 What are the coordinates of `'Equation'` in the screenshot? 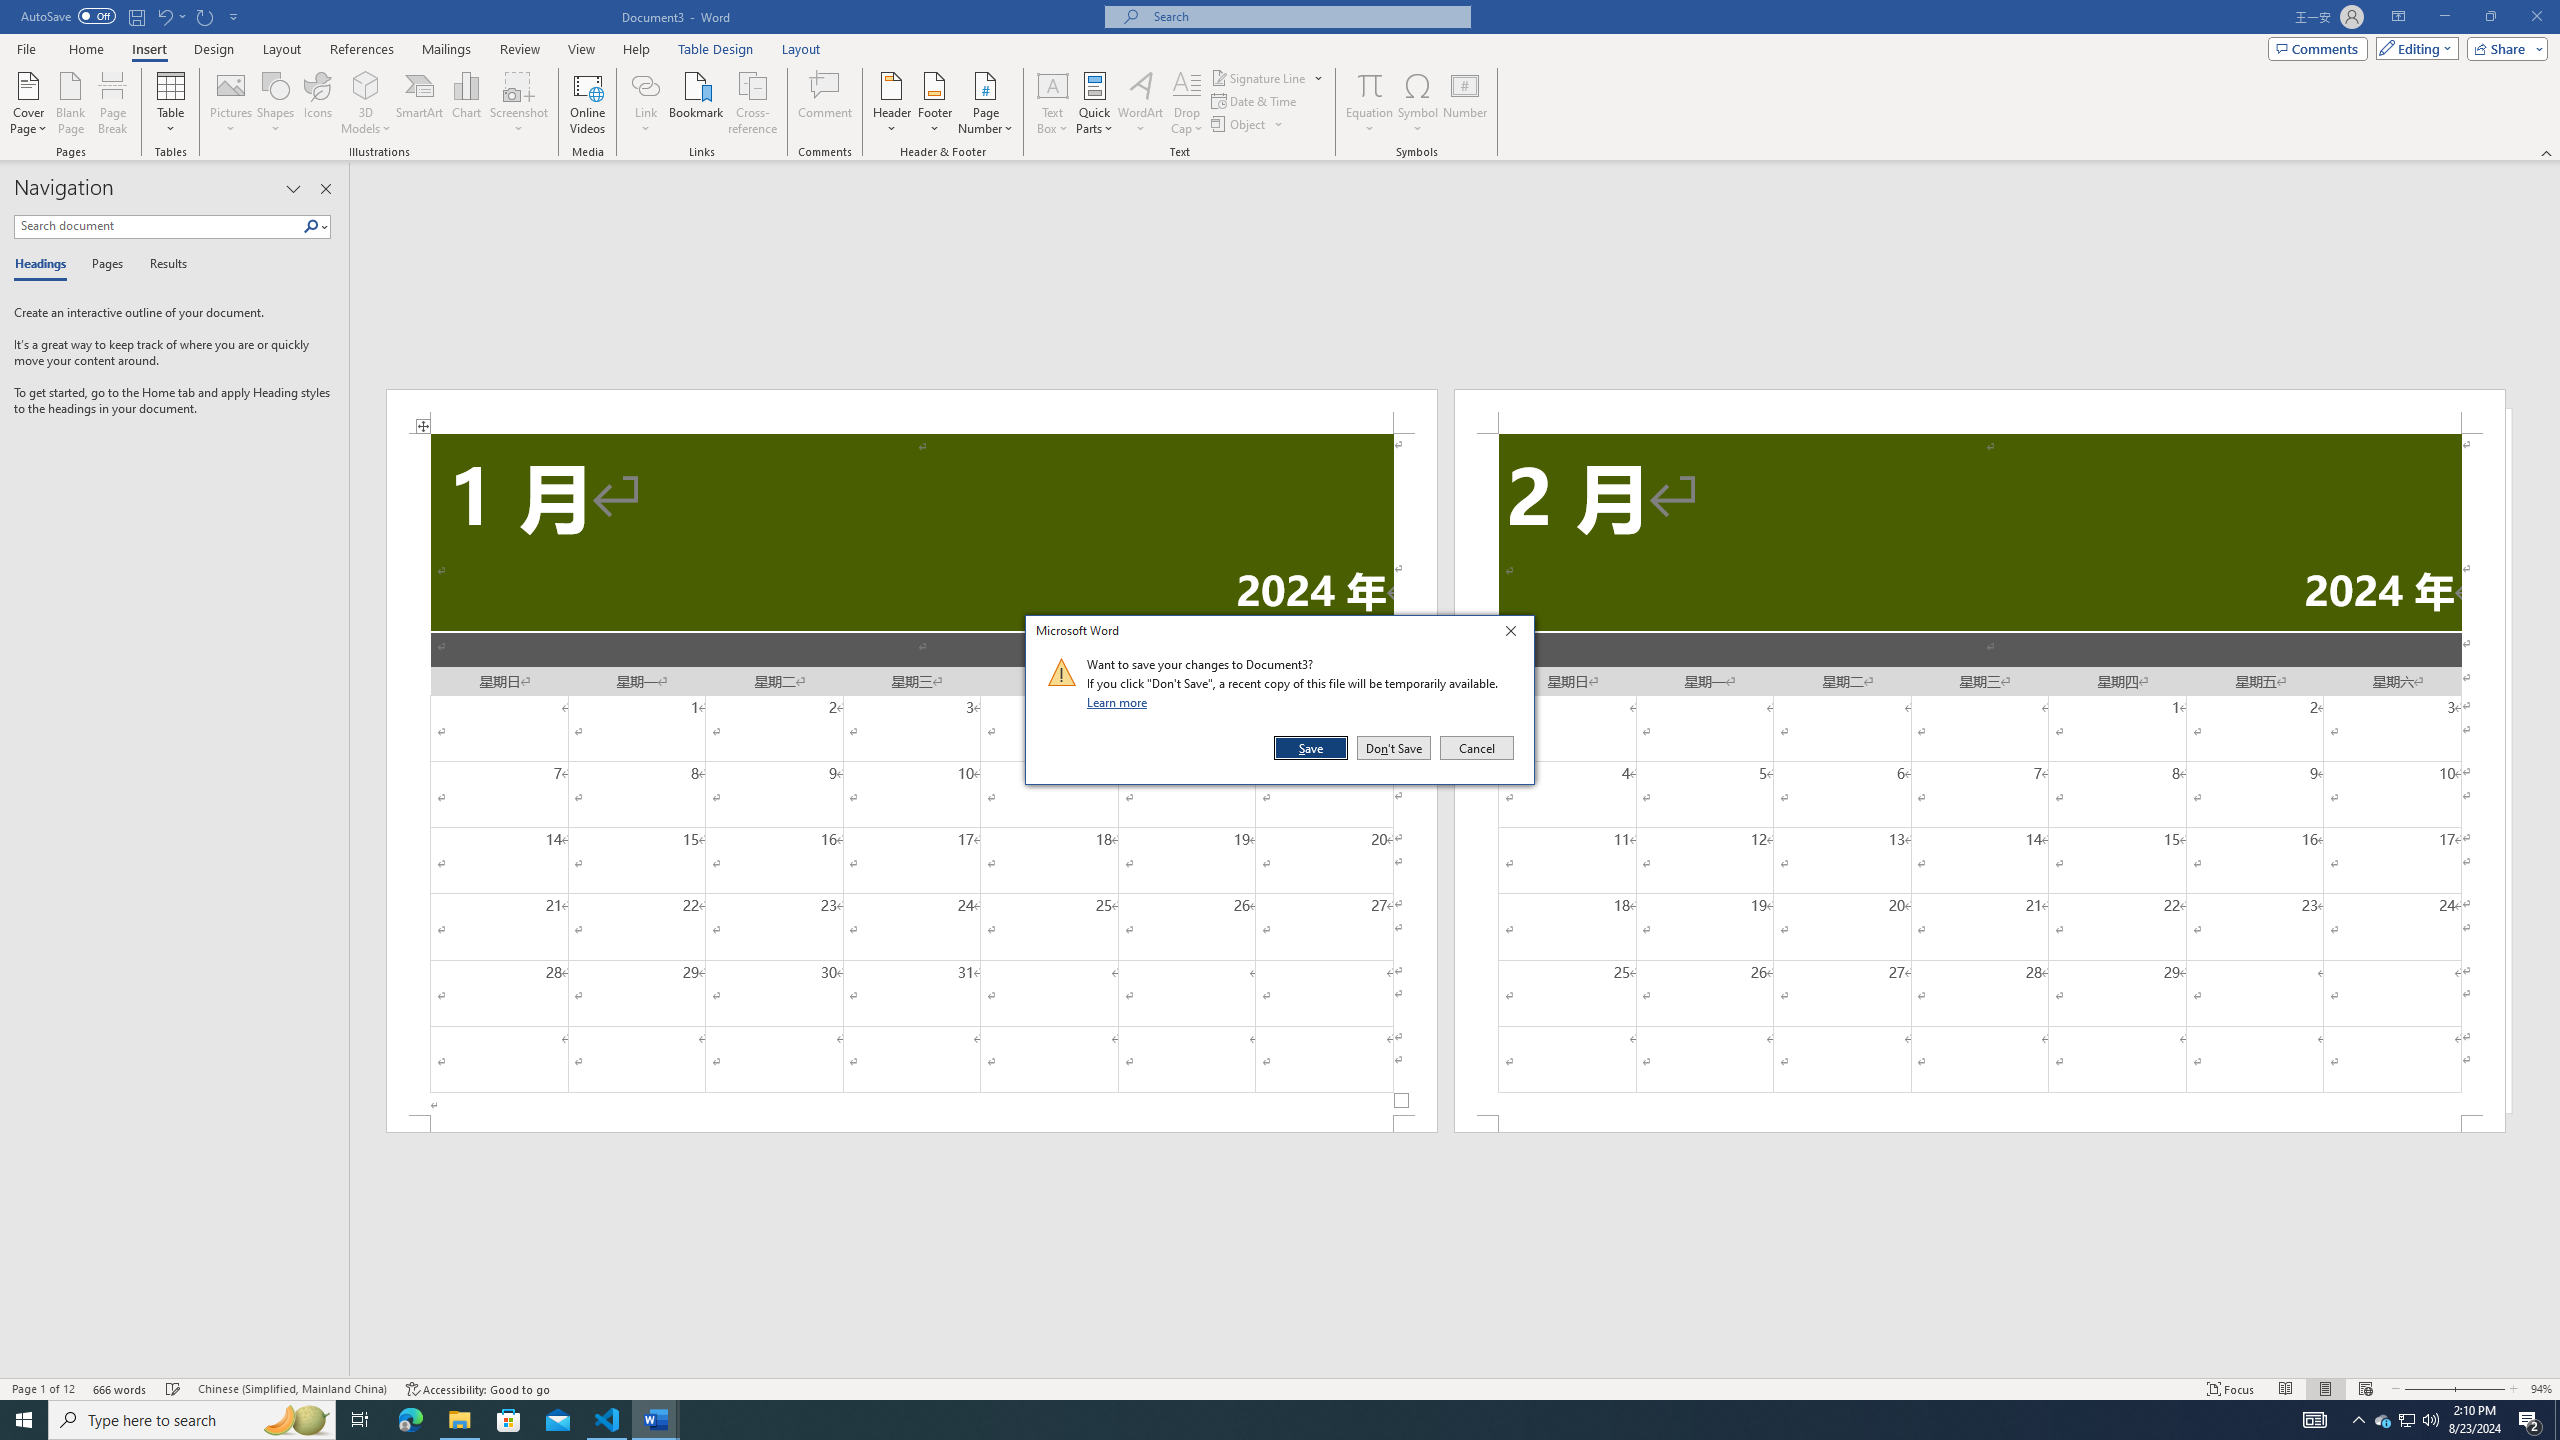 It's located at (1369, 103).